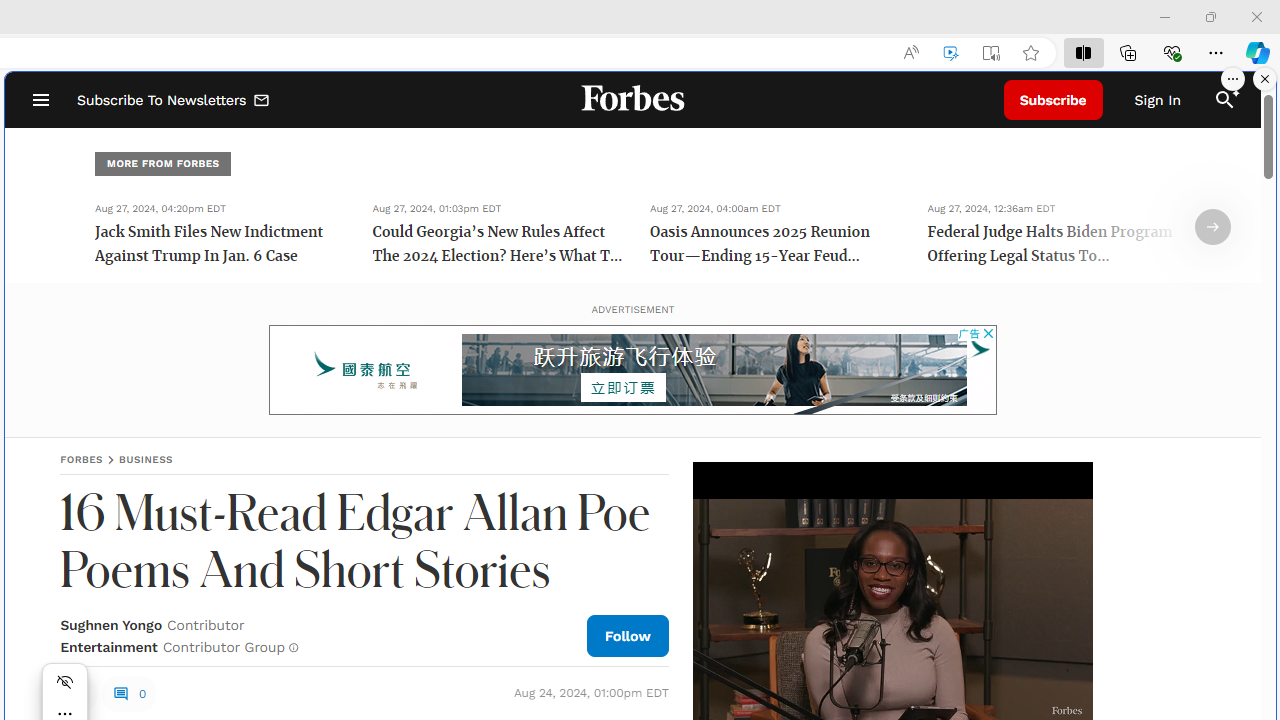 The image size is (1280, 720). What do you see at coordinates (626, 635) in the screenshot?
I see `'Follow Author'` at bounding box center [626, 635].